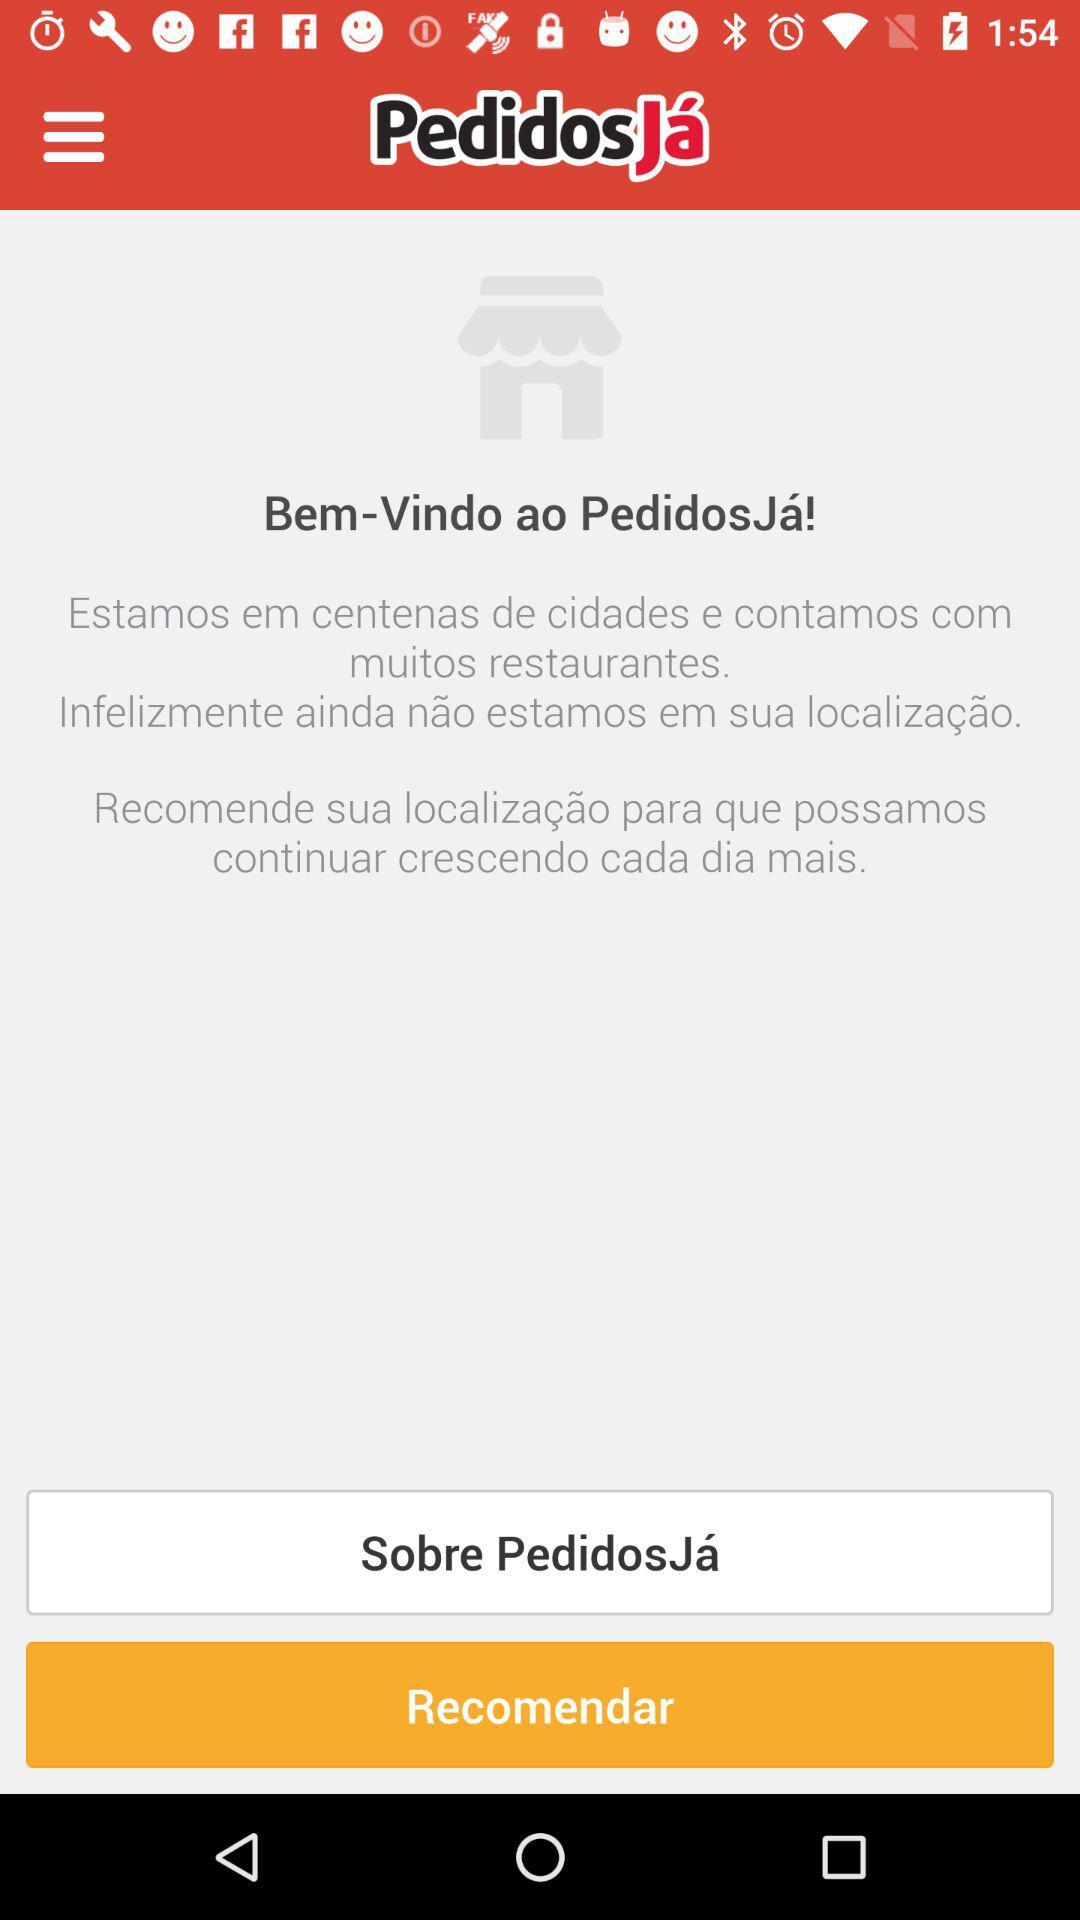 This screenshot has height=1920, width=1080. Describe the element at coordinates (540, 1703) in the screenshot. I see `the recomendar item` at that location.